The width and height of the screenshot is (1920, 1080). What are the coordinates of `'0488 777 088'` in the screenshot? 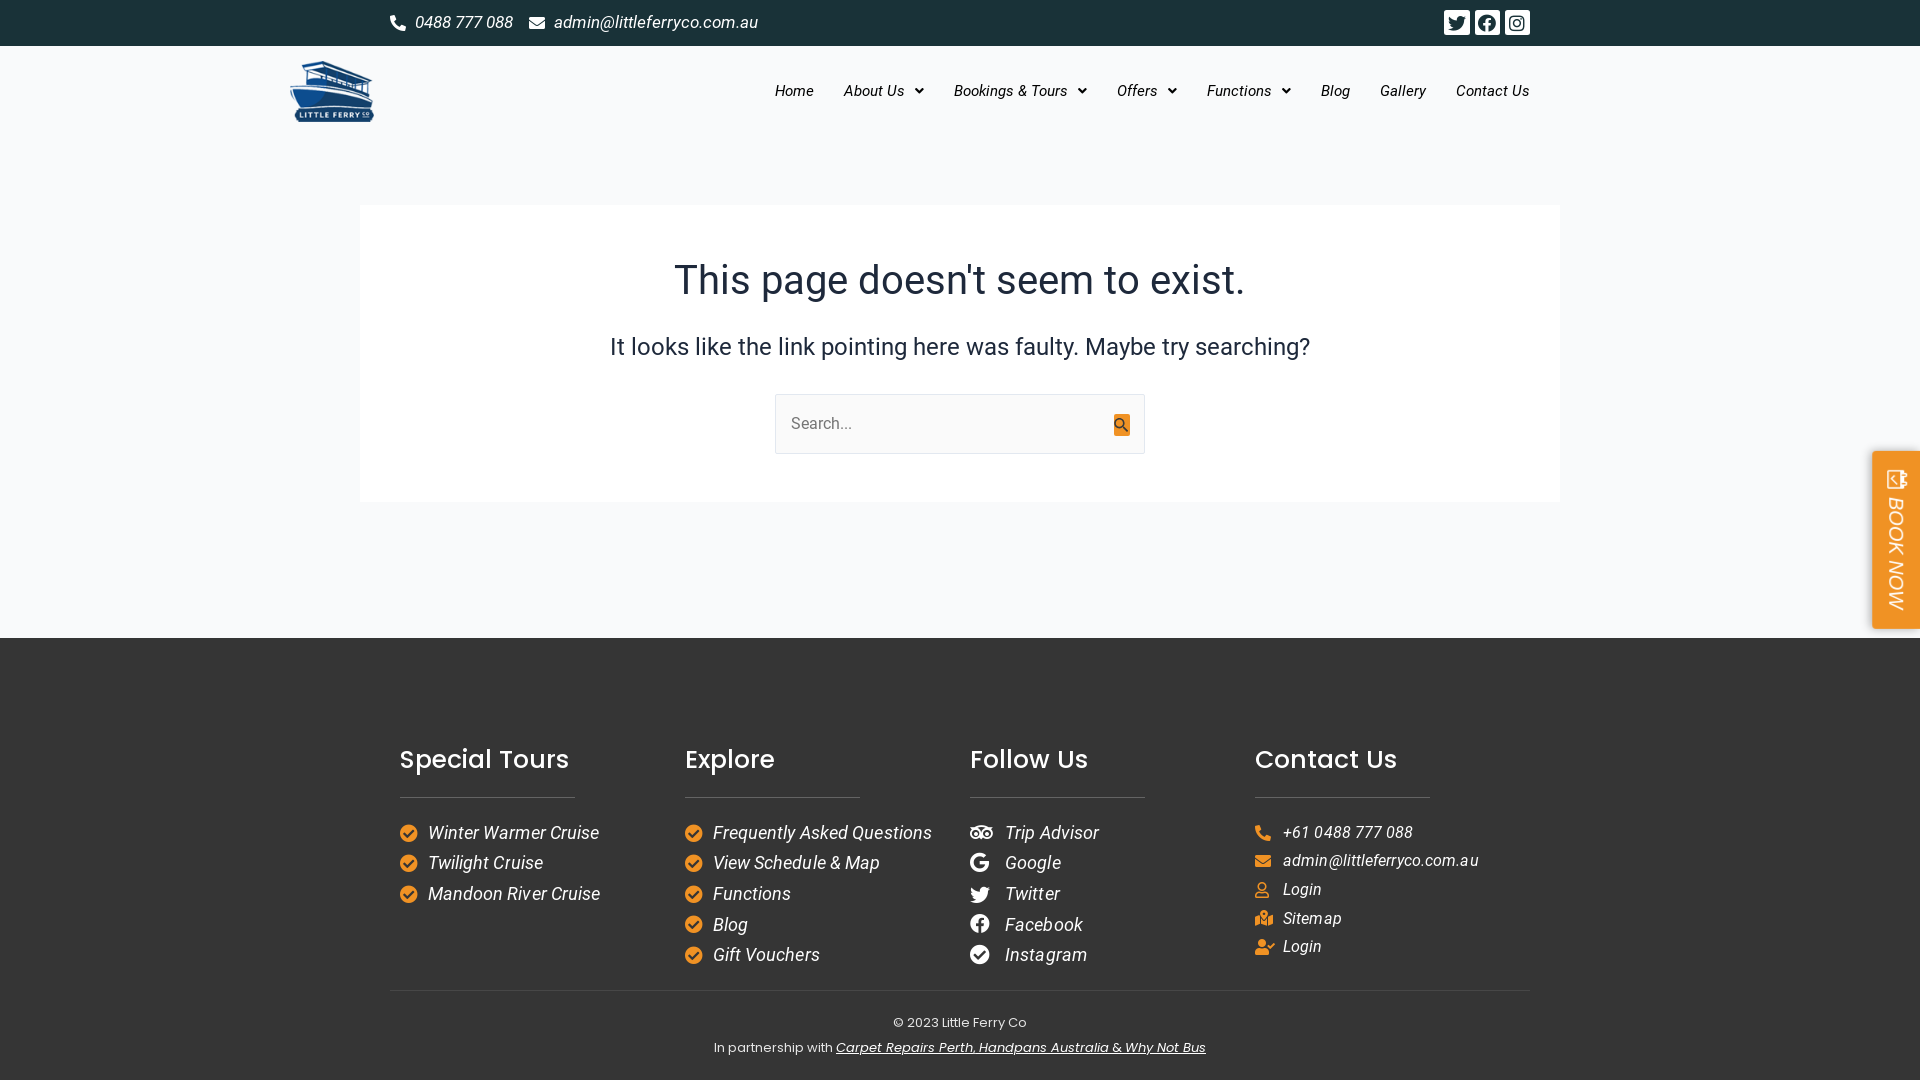 It's located at (450, 23).